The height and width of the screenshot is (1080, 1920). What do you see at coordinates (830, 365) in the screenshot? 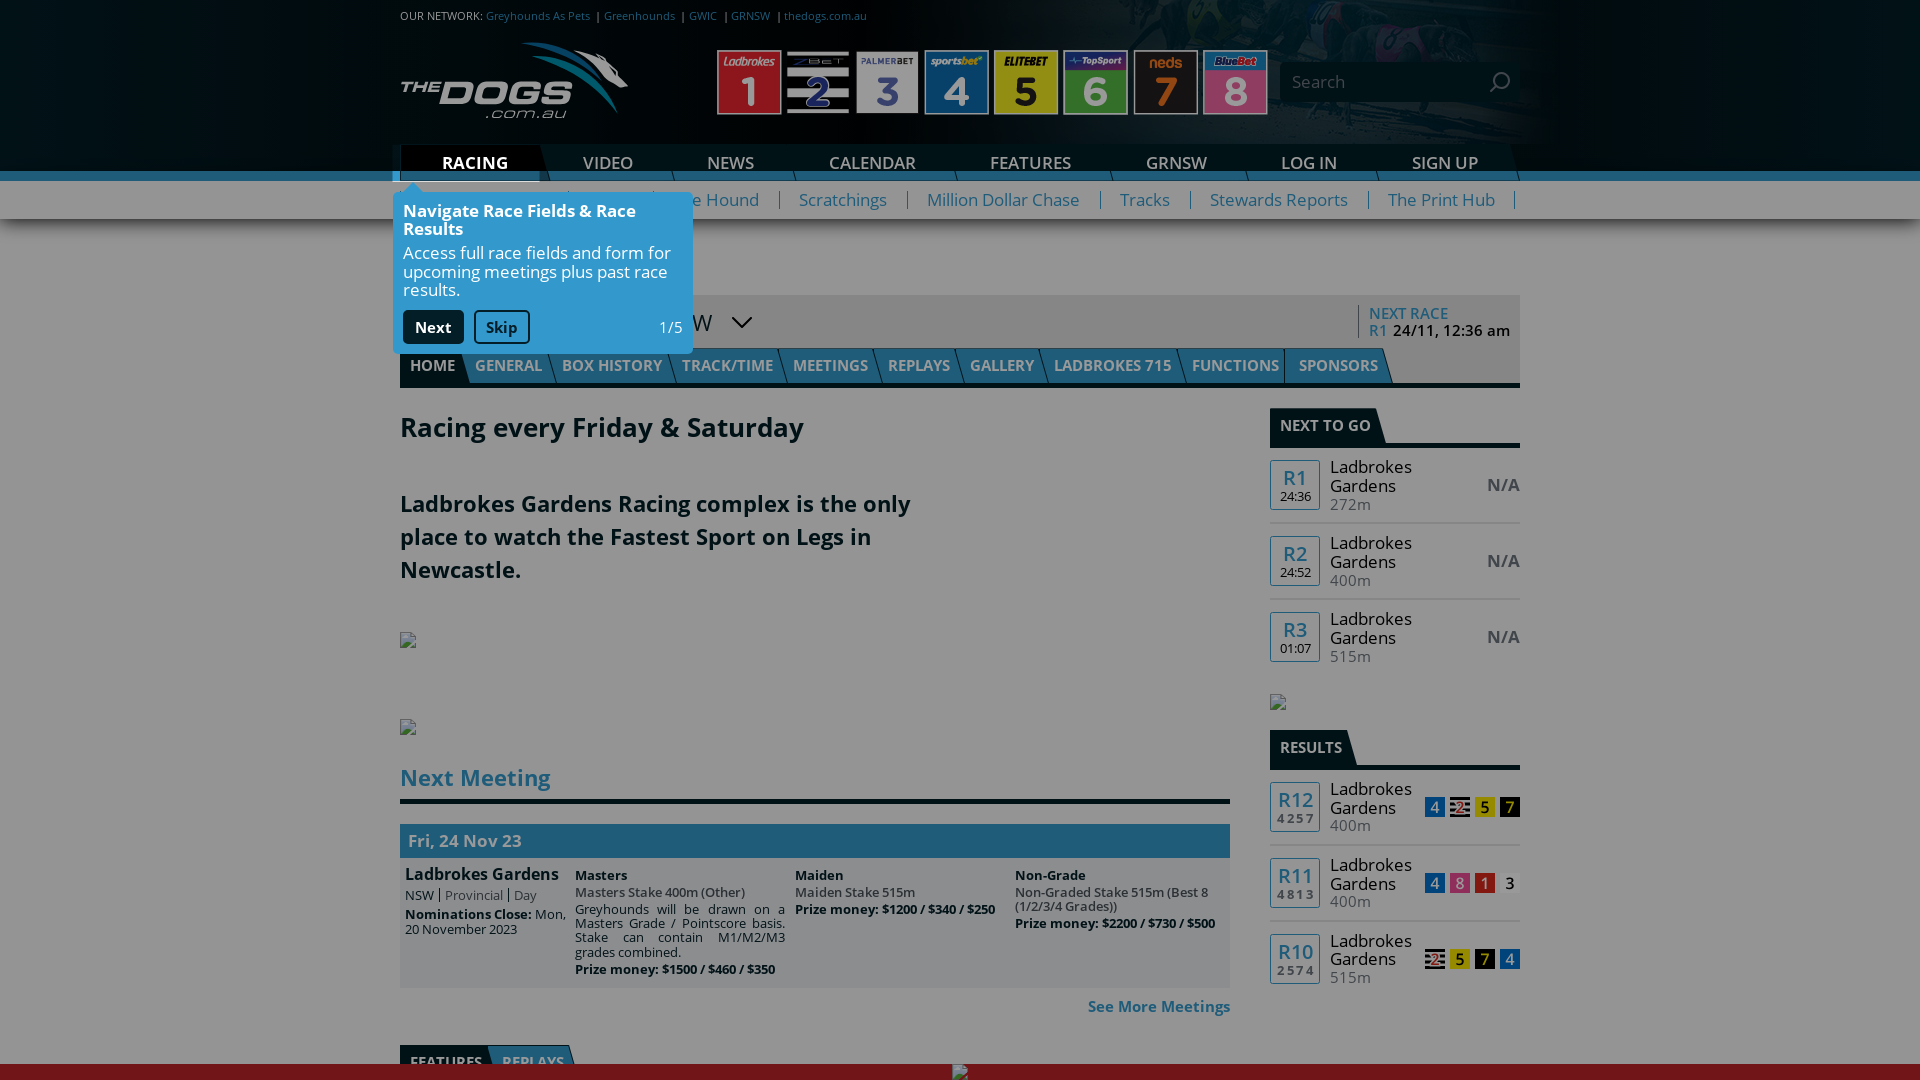
I see `'MEETINGS'` at bounding box center [830, 365].